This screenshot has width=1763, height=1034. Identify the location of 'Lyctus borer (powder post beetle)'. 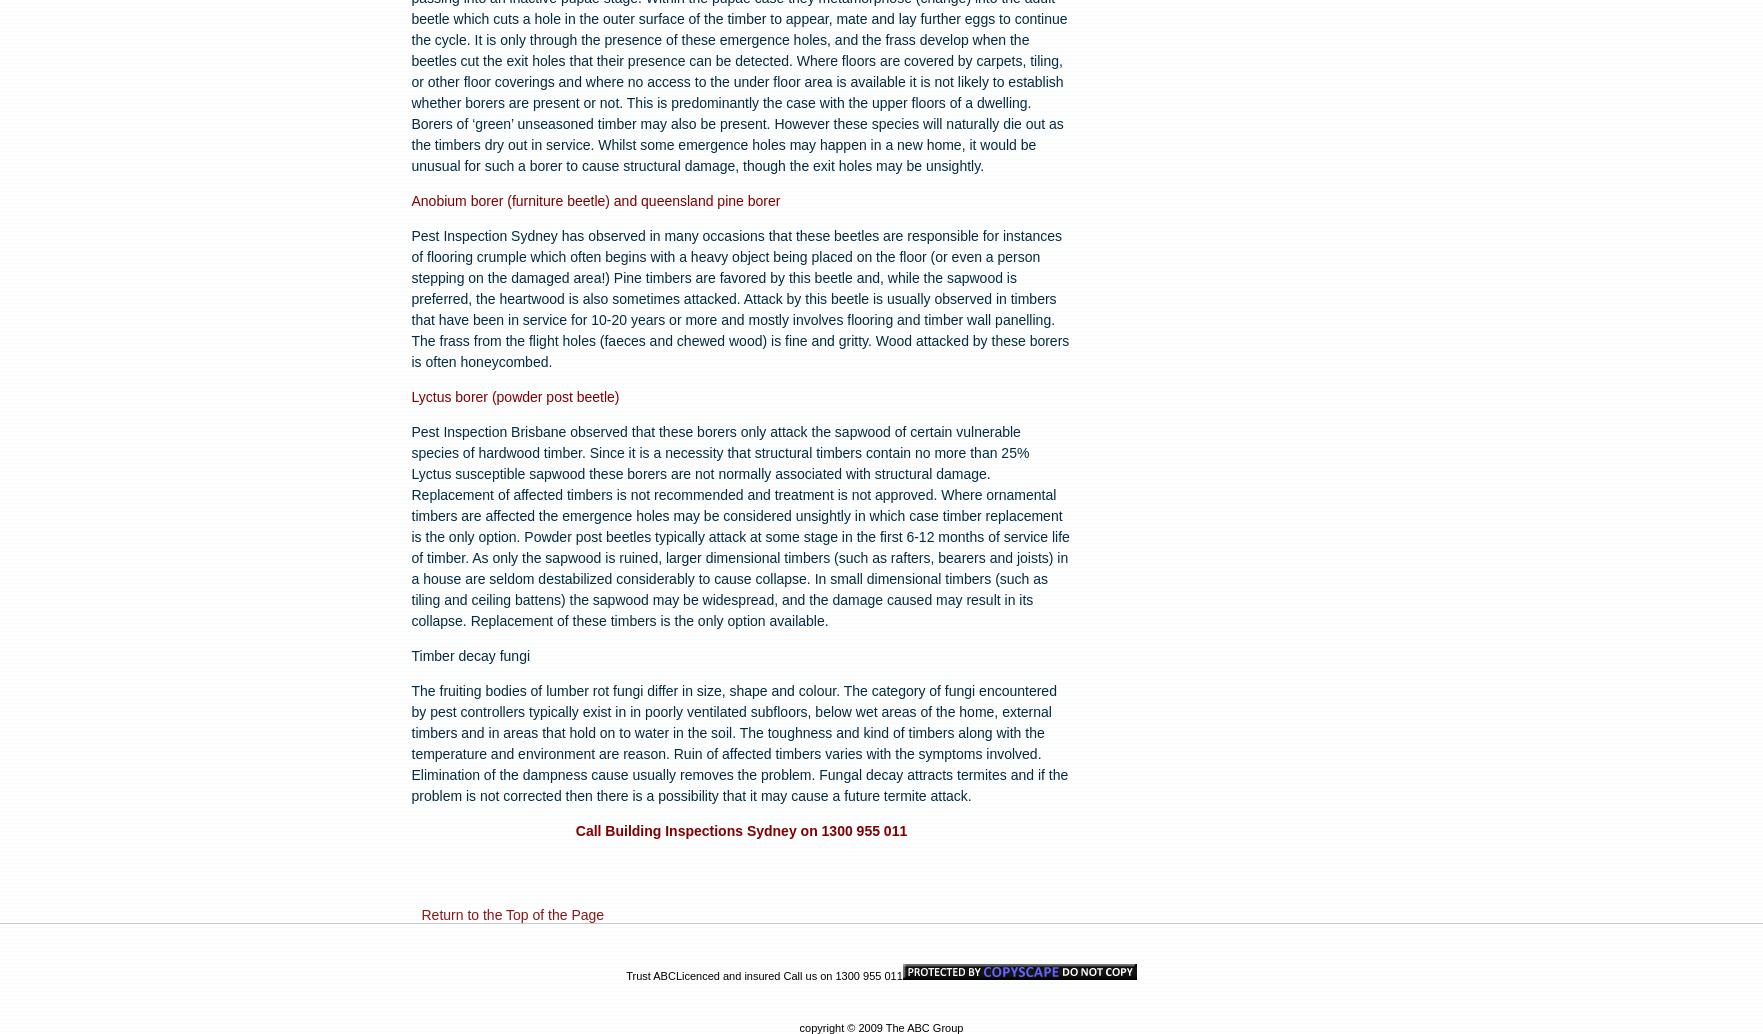
(514, 395).